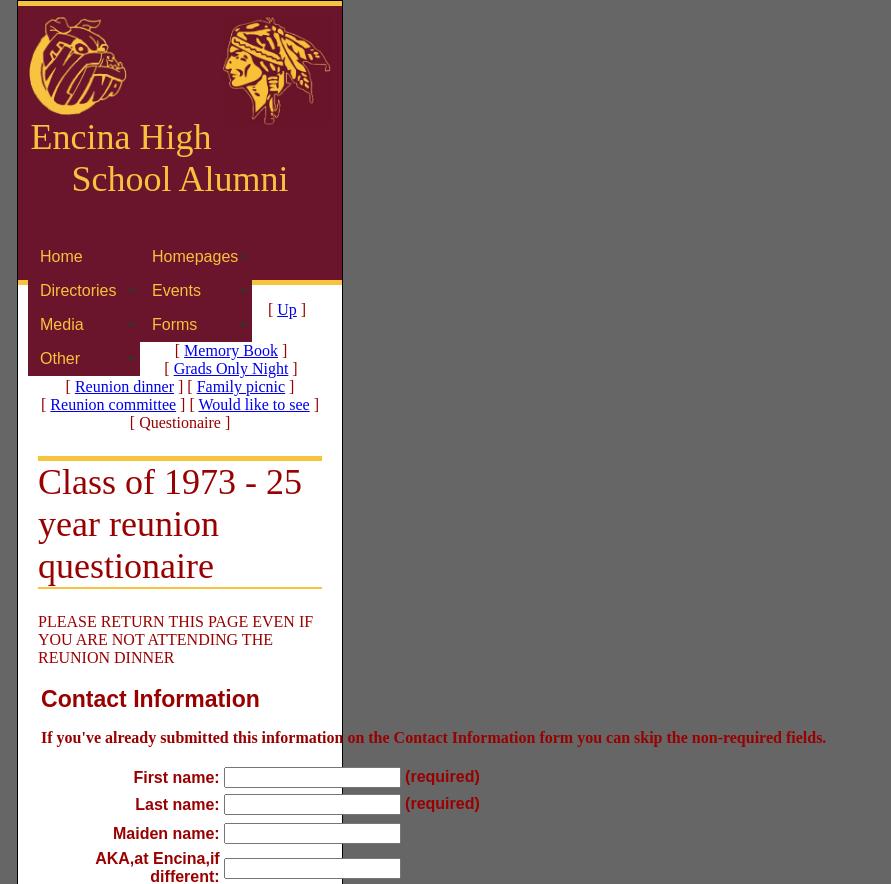  Describe the element at coordinates (229, 179) in the screenshot. I see `'Alumni'` at that location.